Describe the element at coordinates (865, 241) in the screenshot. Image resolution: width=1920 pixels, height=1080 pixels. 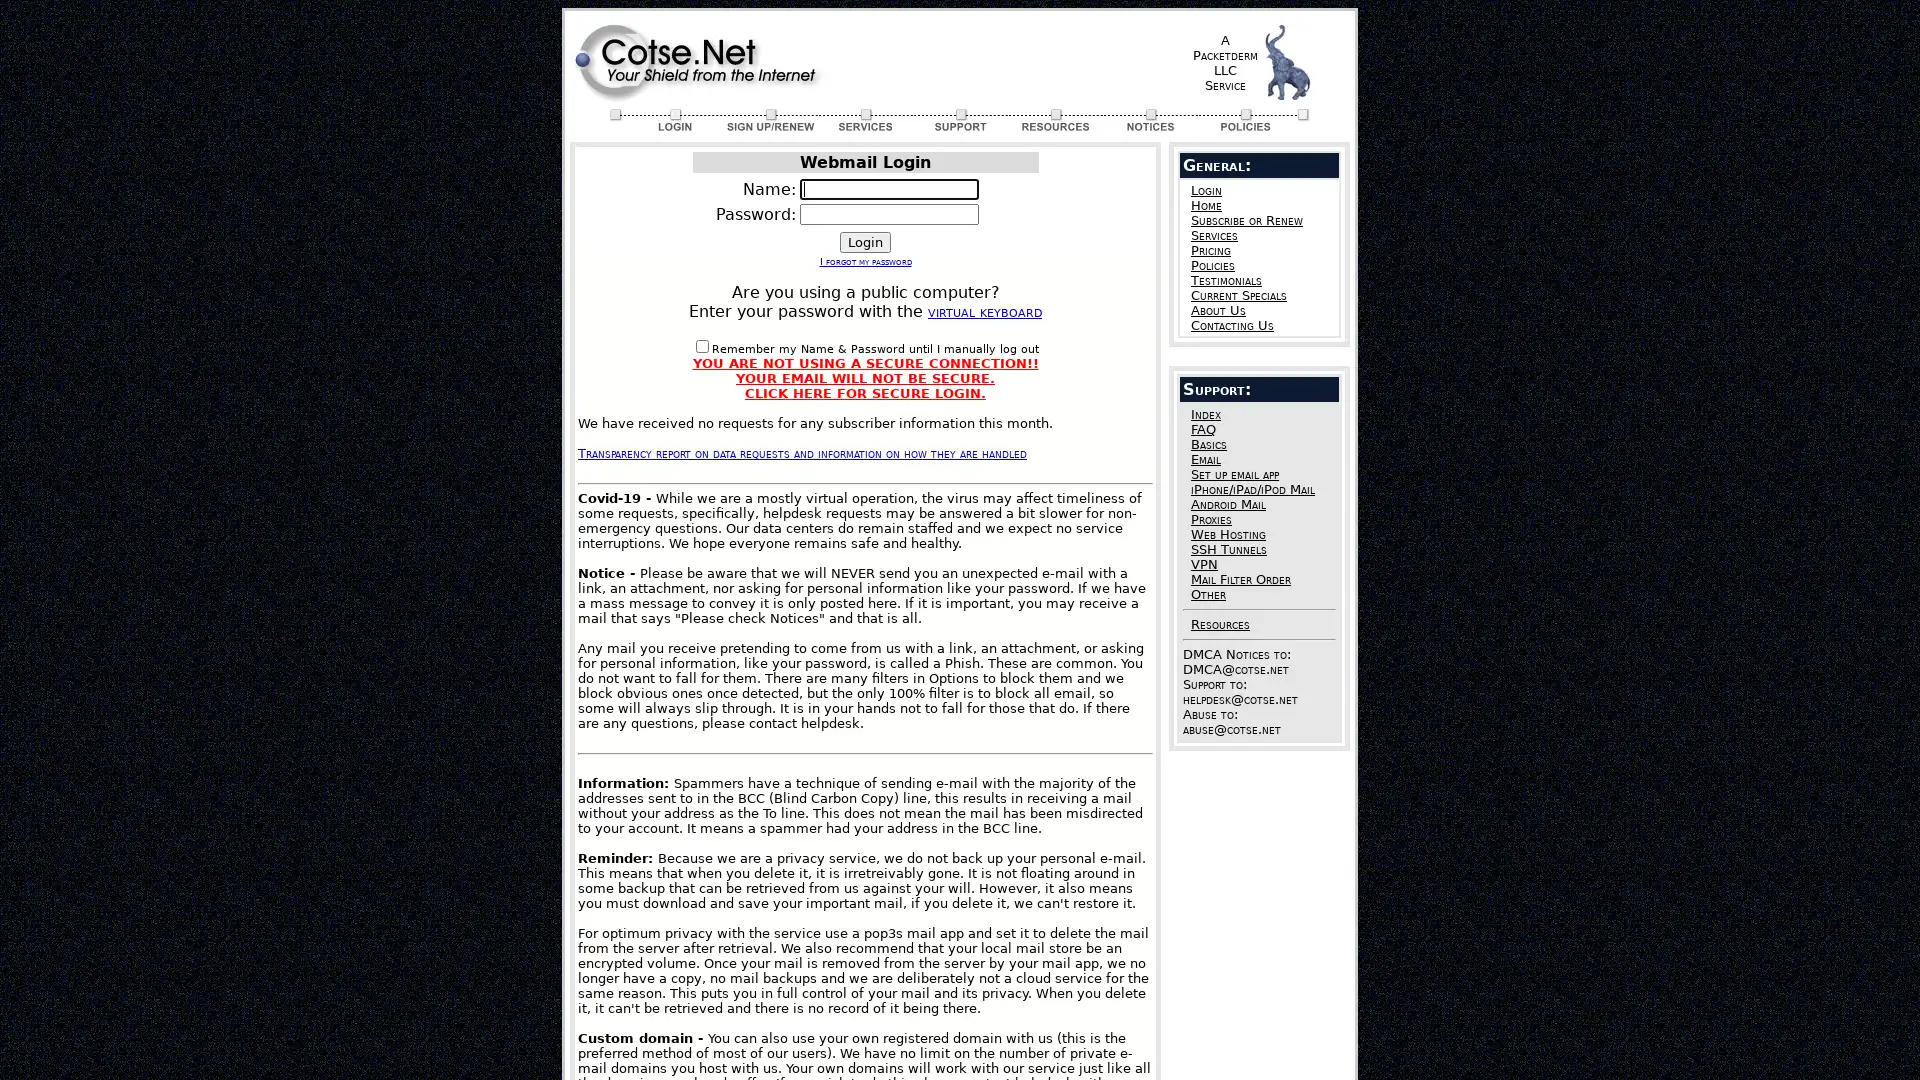
I see `Login` at that location.